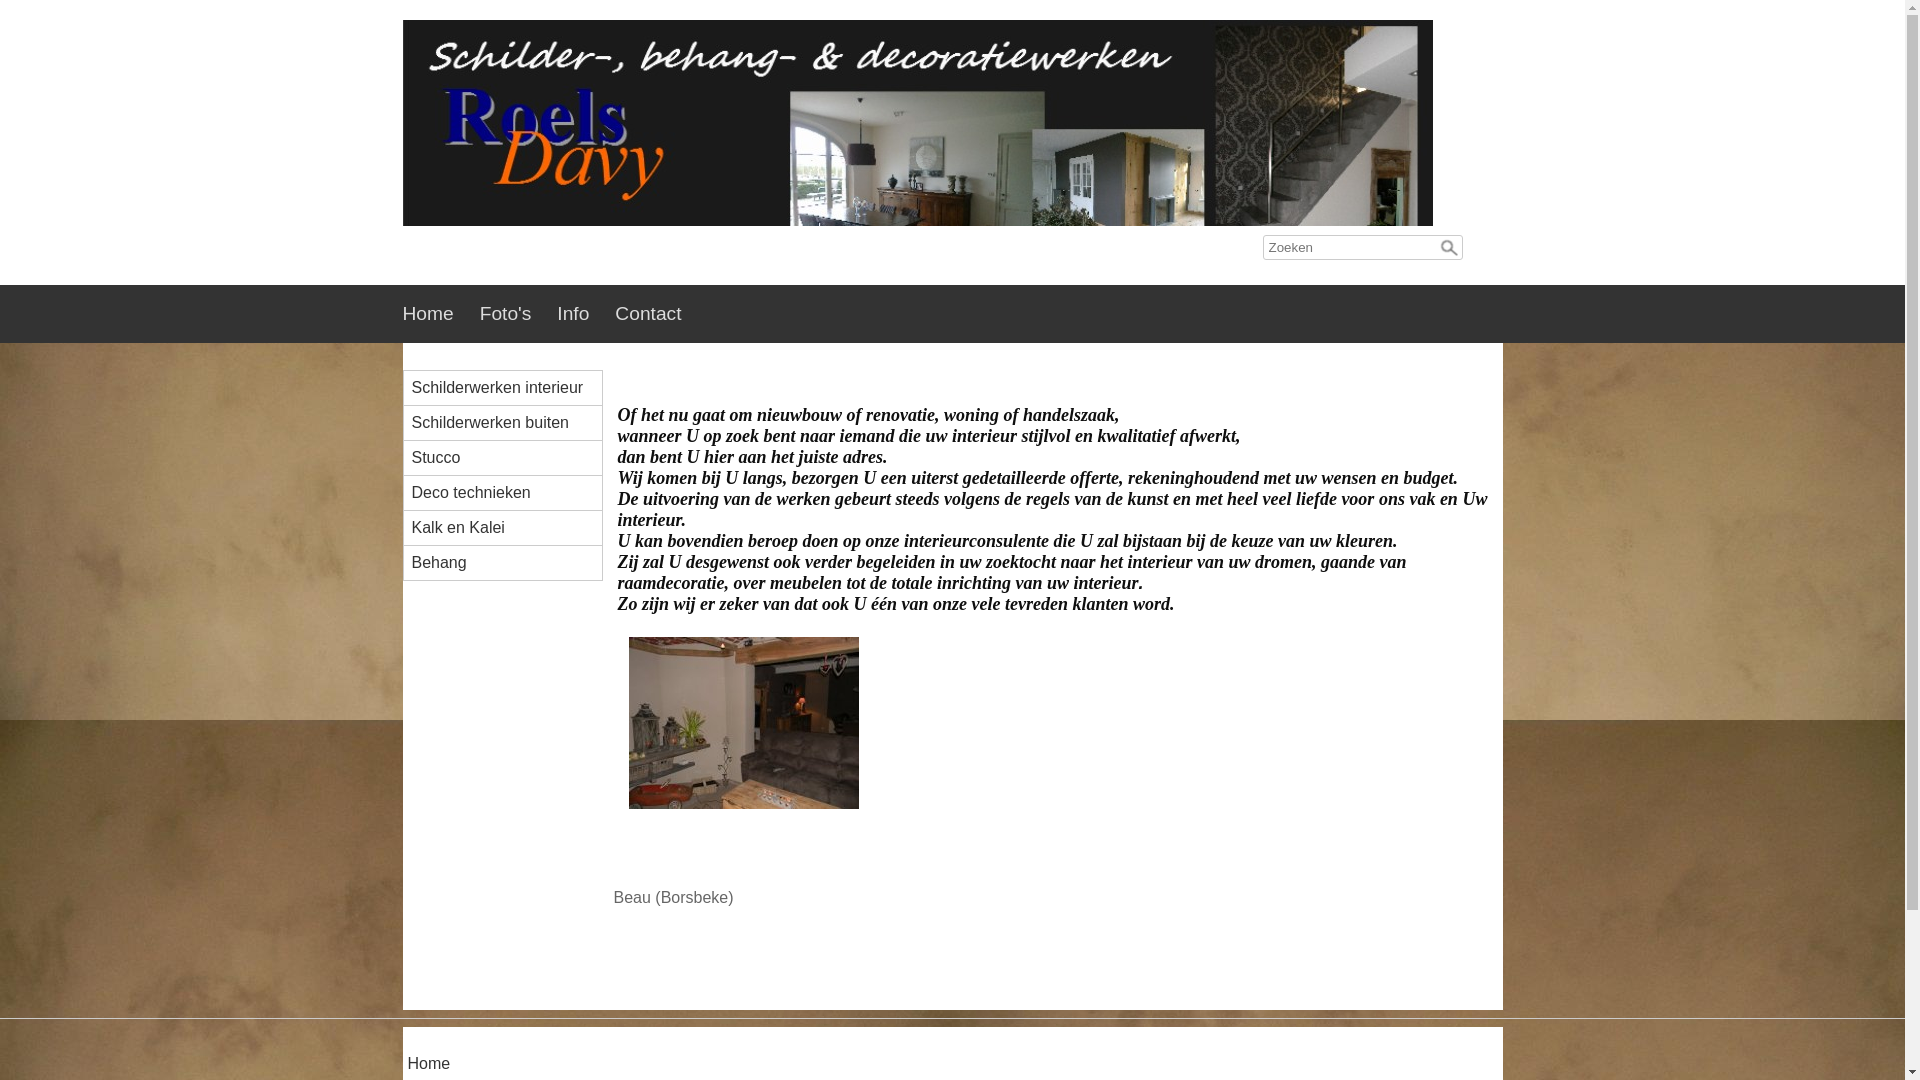 The height and width of the screenshot is (1080, 1920). I want to click on 'Info', so click(556, 313).